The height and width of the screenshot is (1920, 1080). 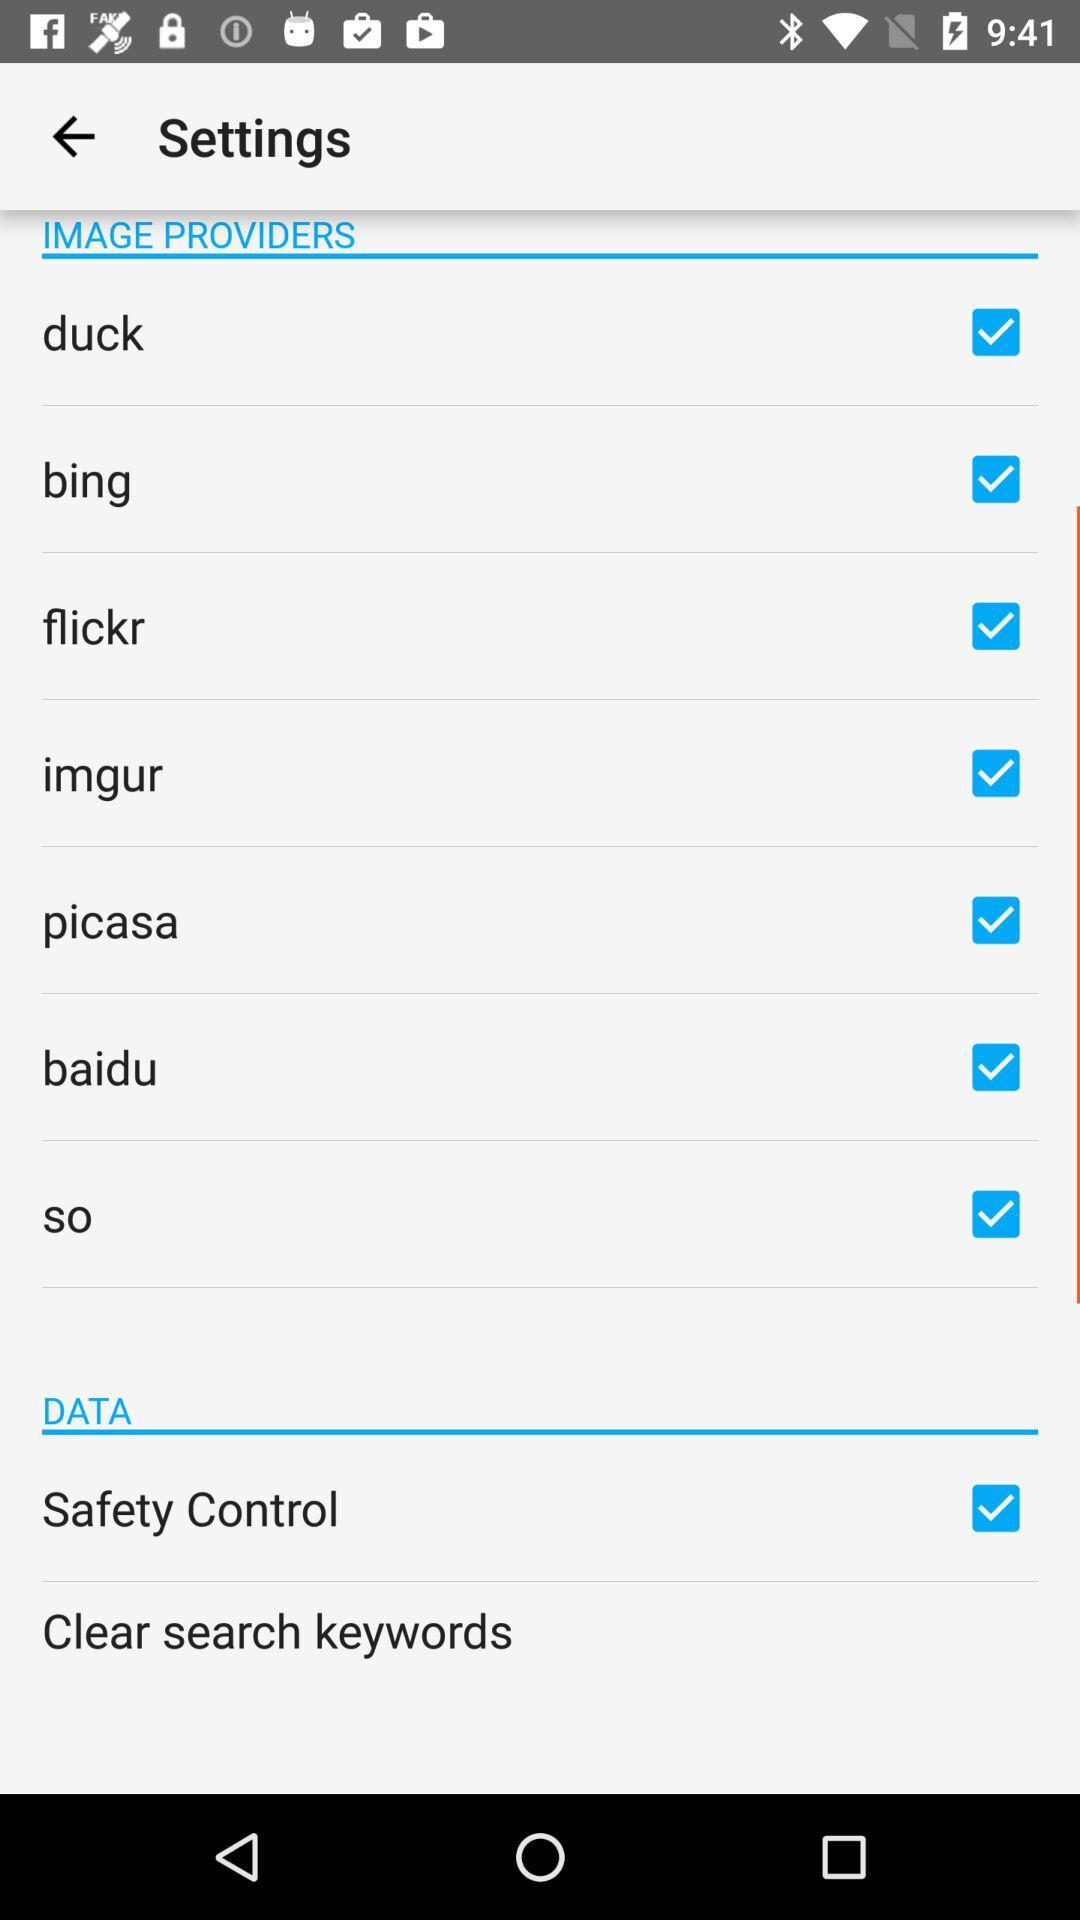 What do you see at coordinates (995, 331) in the screenshot?
I see `duck option checkbox` at bounding box center [995, 331].